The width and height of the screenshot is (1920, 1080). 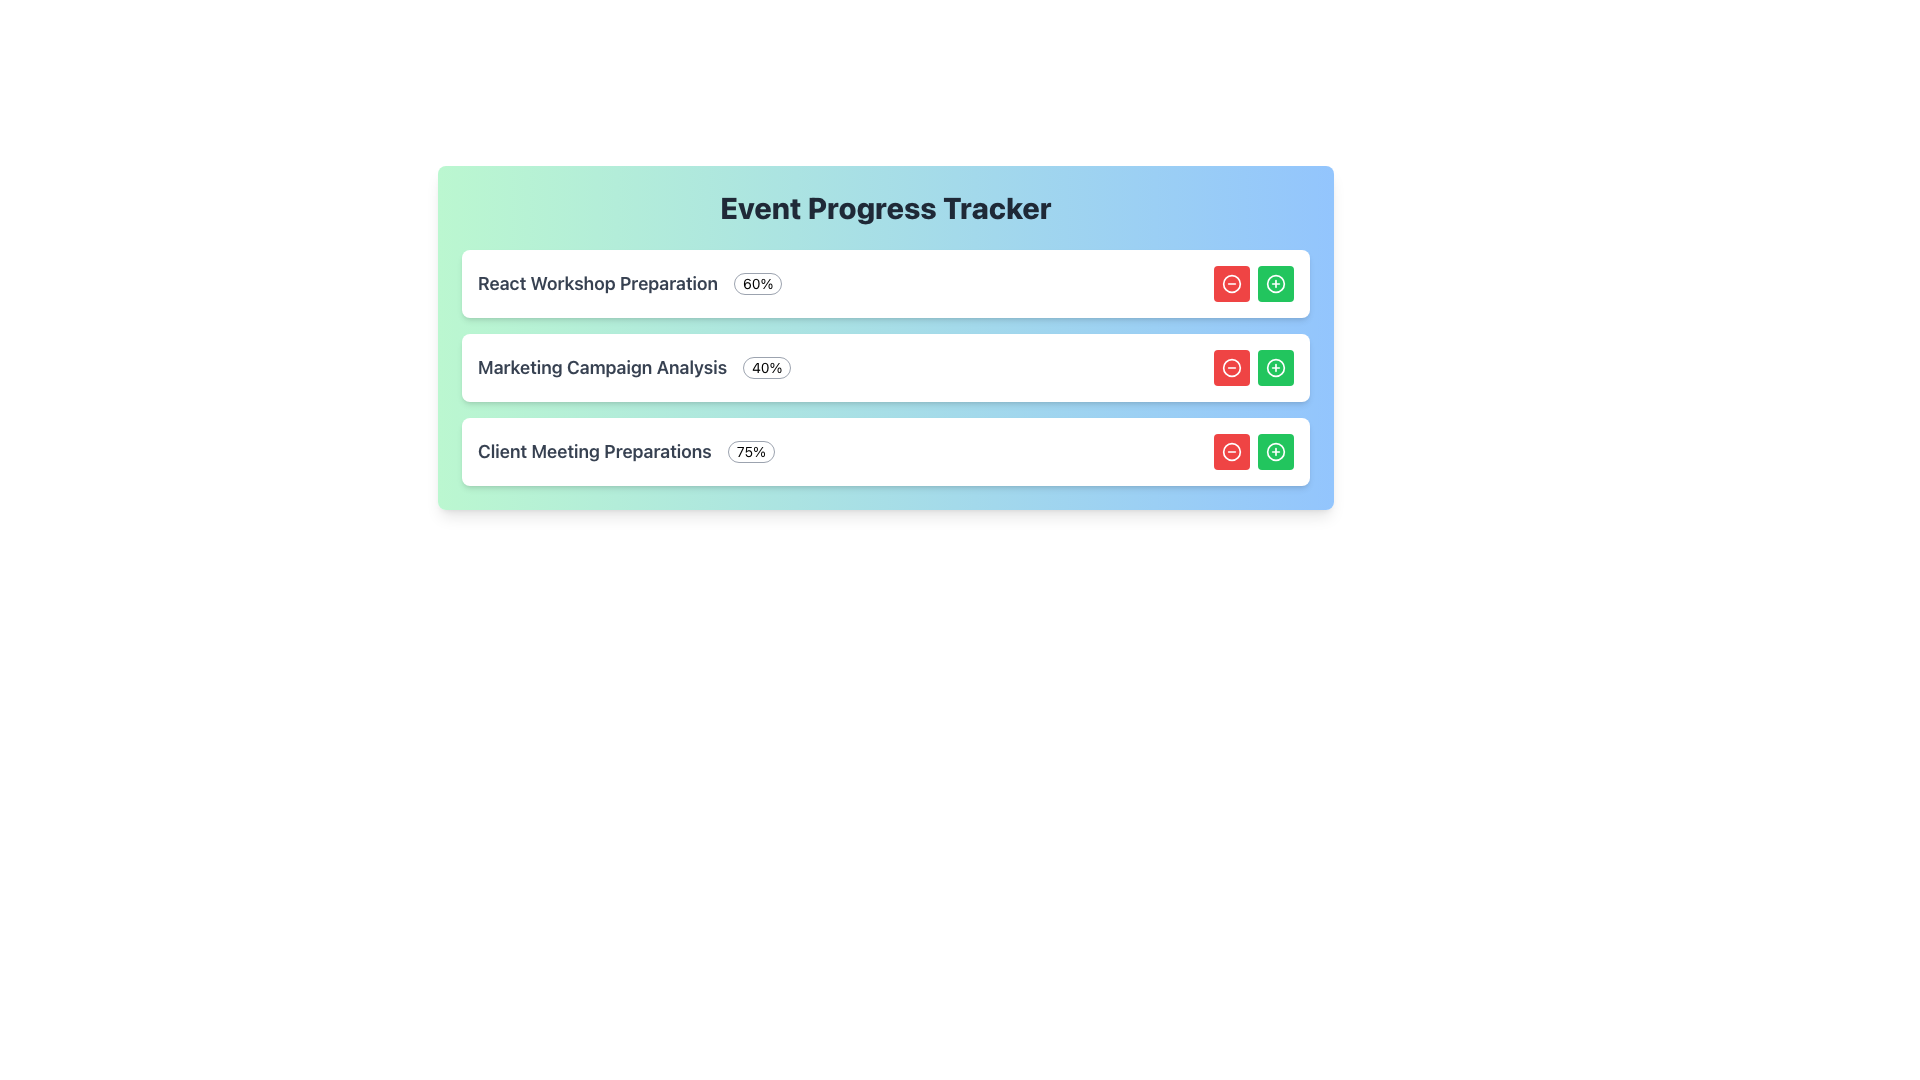 I want to click on the text label displaying 'Marketing Campaign Analysis', which is a bold gray header located in the second row of a vertical layout, so click(x=601, y=367).